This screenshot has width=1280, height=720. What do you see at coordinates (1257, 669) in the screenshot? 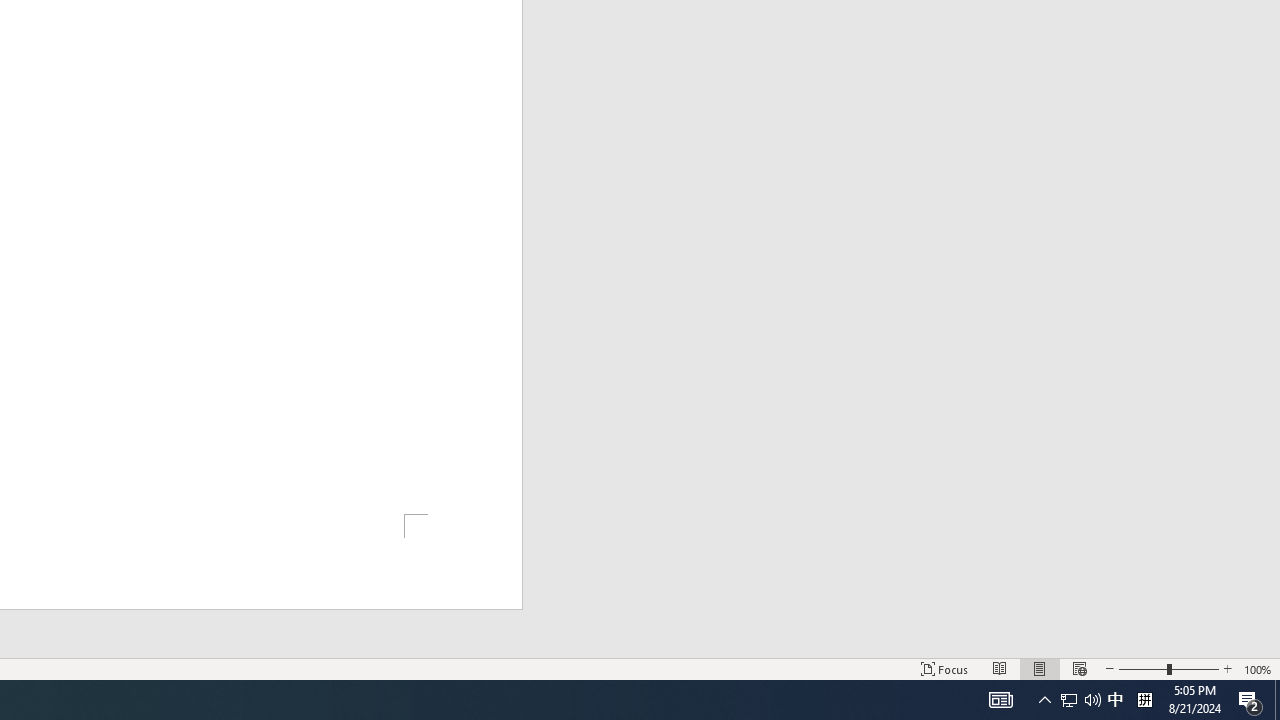
I see `'Zoom 100%'` at bounding box center [1257, 669].